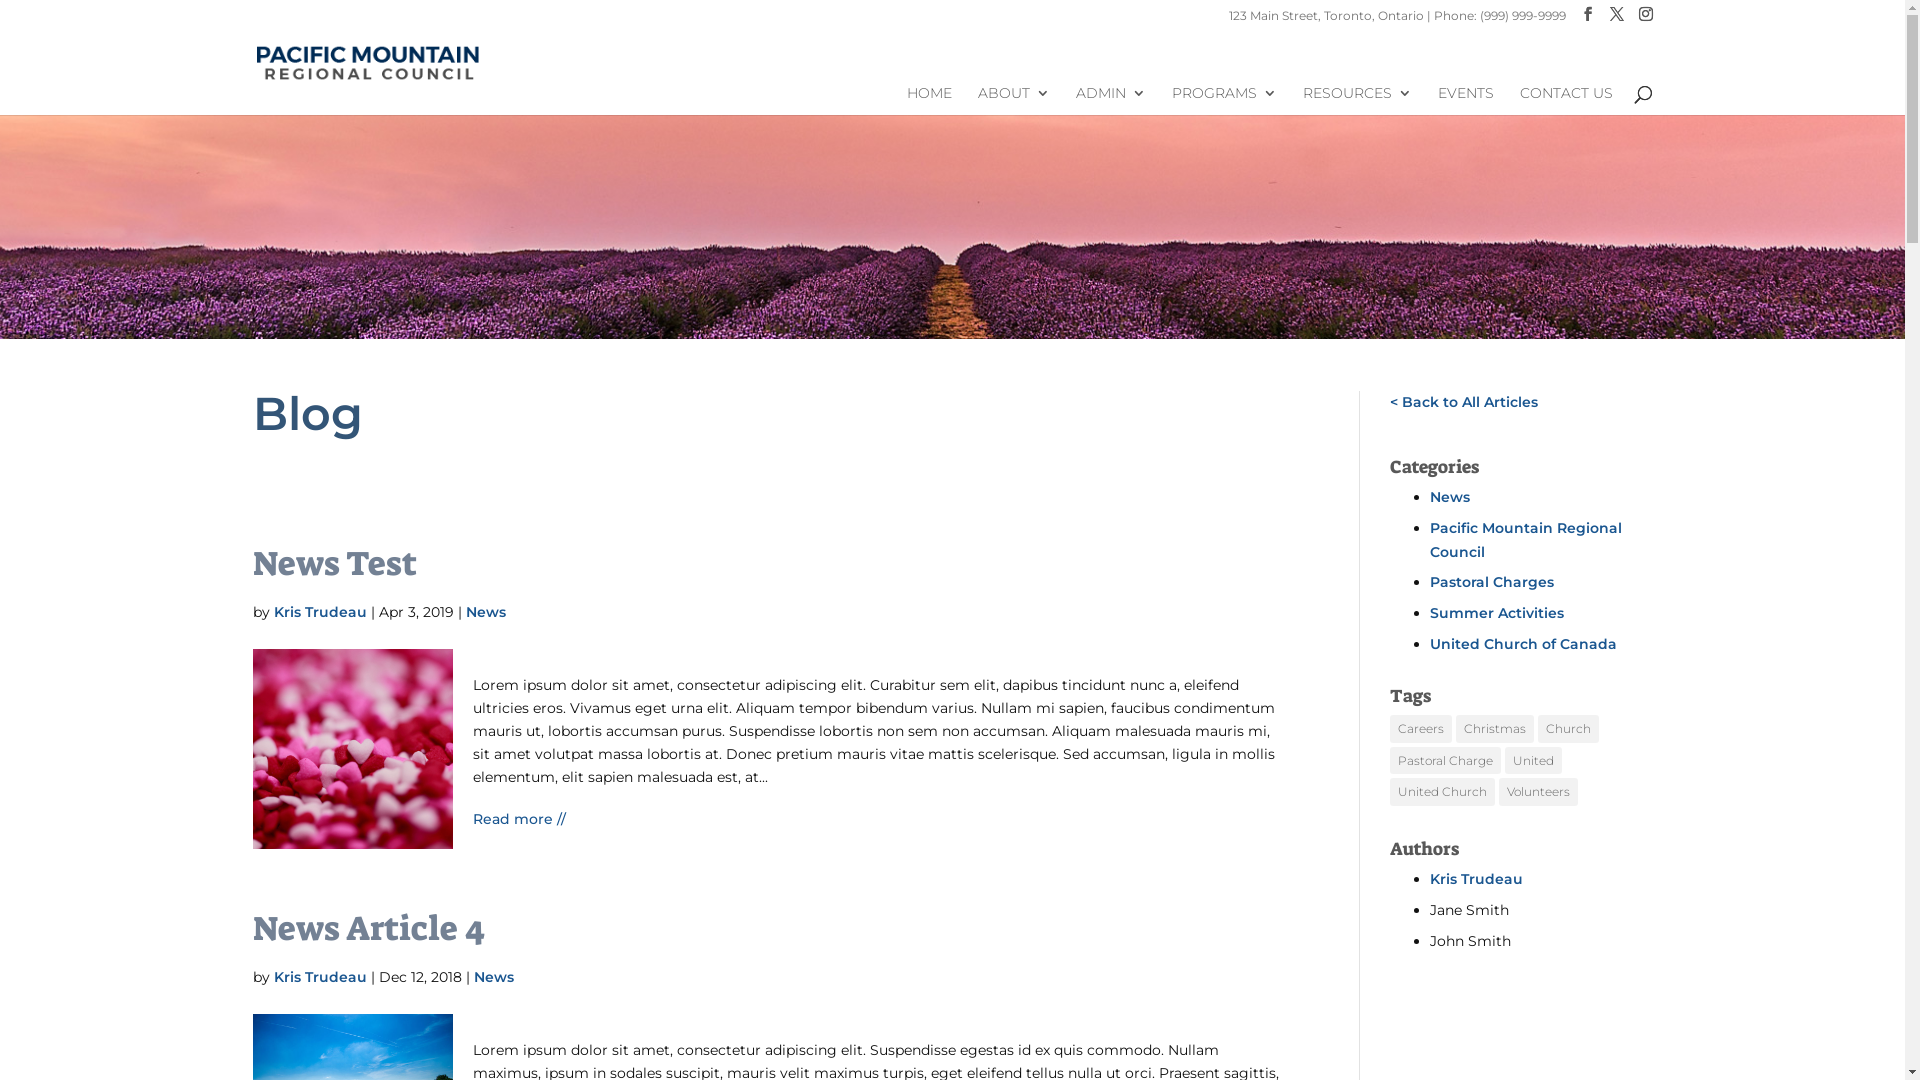 This screenshot has width=1920, height=1080. What do you see at coordinates (334, 563) in the screenshot?
I see `'News Test'` at bounding box center [334, 563].